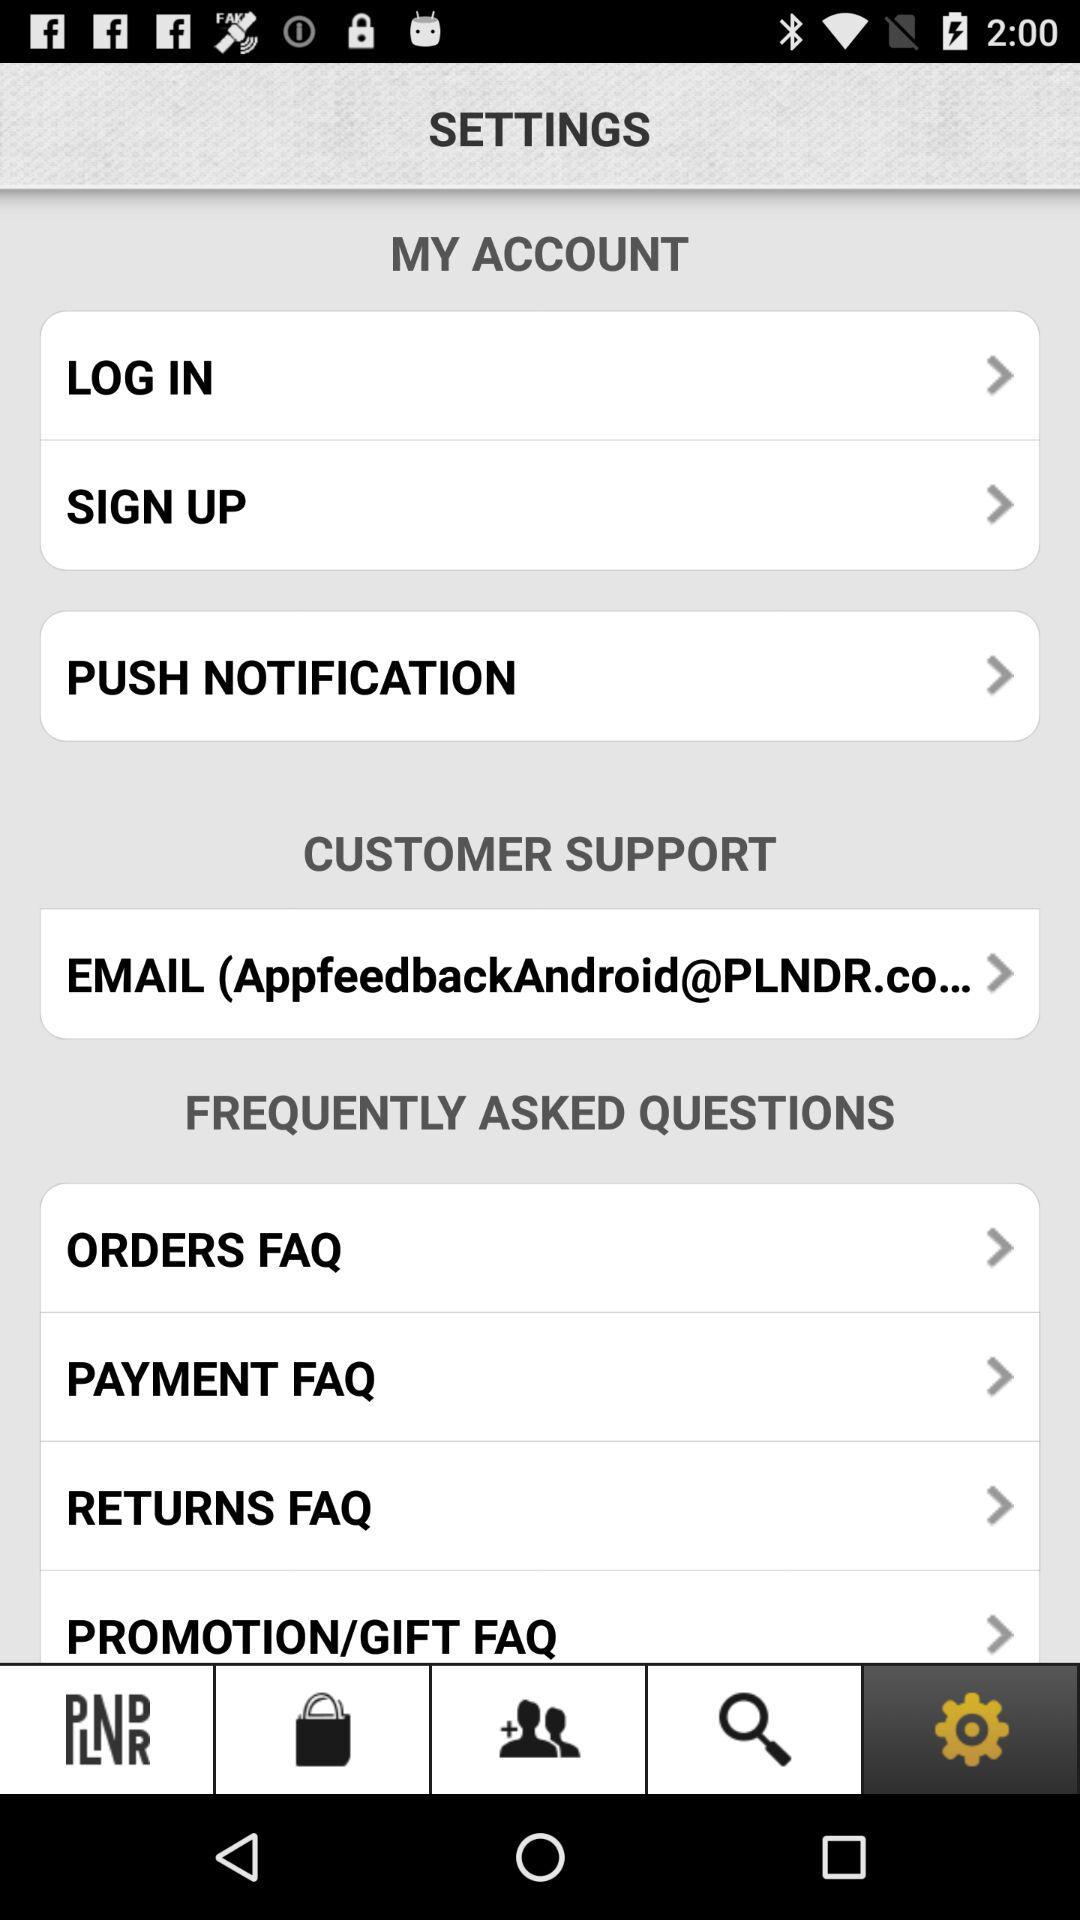 The height and width of the screenshot is (1920, 1080). Describe the element at coordinates (540, 1616) in the screenshot. I see `icon below returns faq` at that location.